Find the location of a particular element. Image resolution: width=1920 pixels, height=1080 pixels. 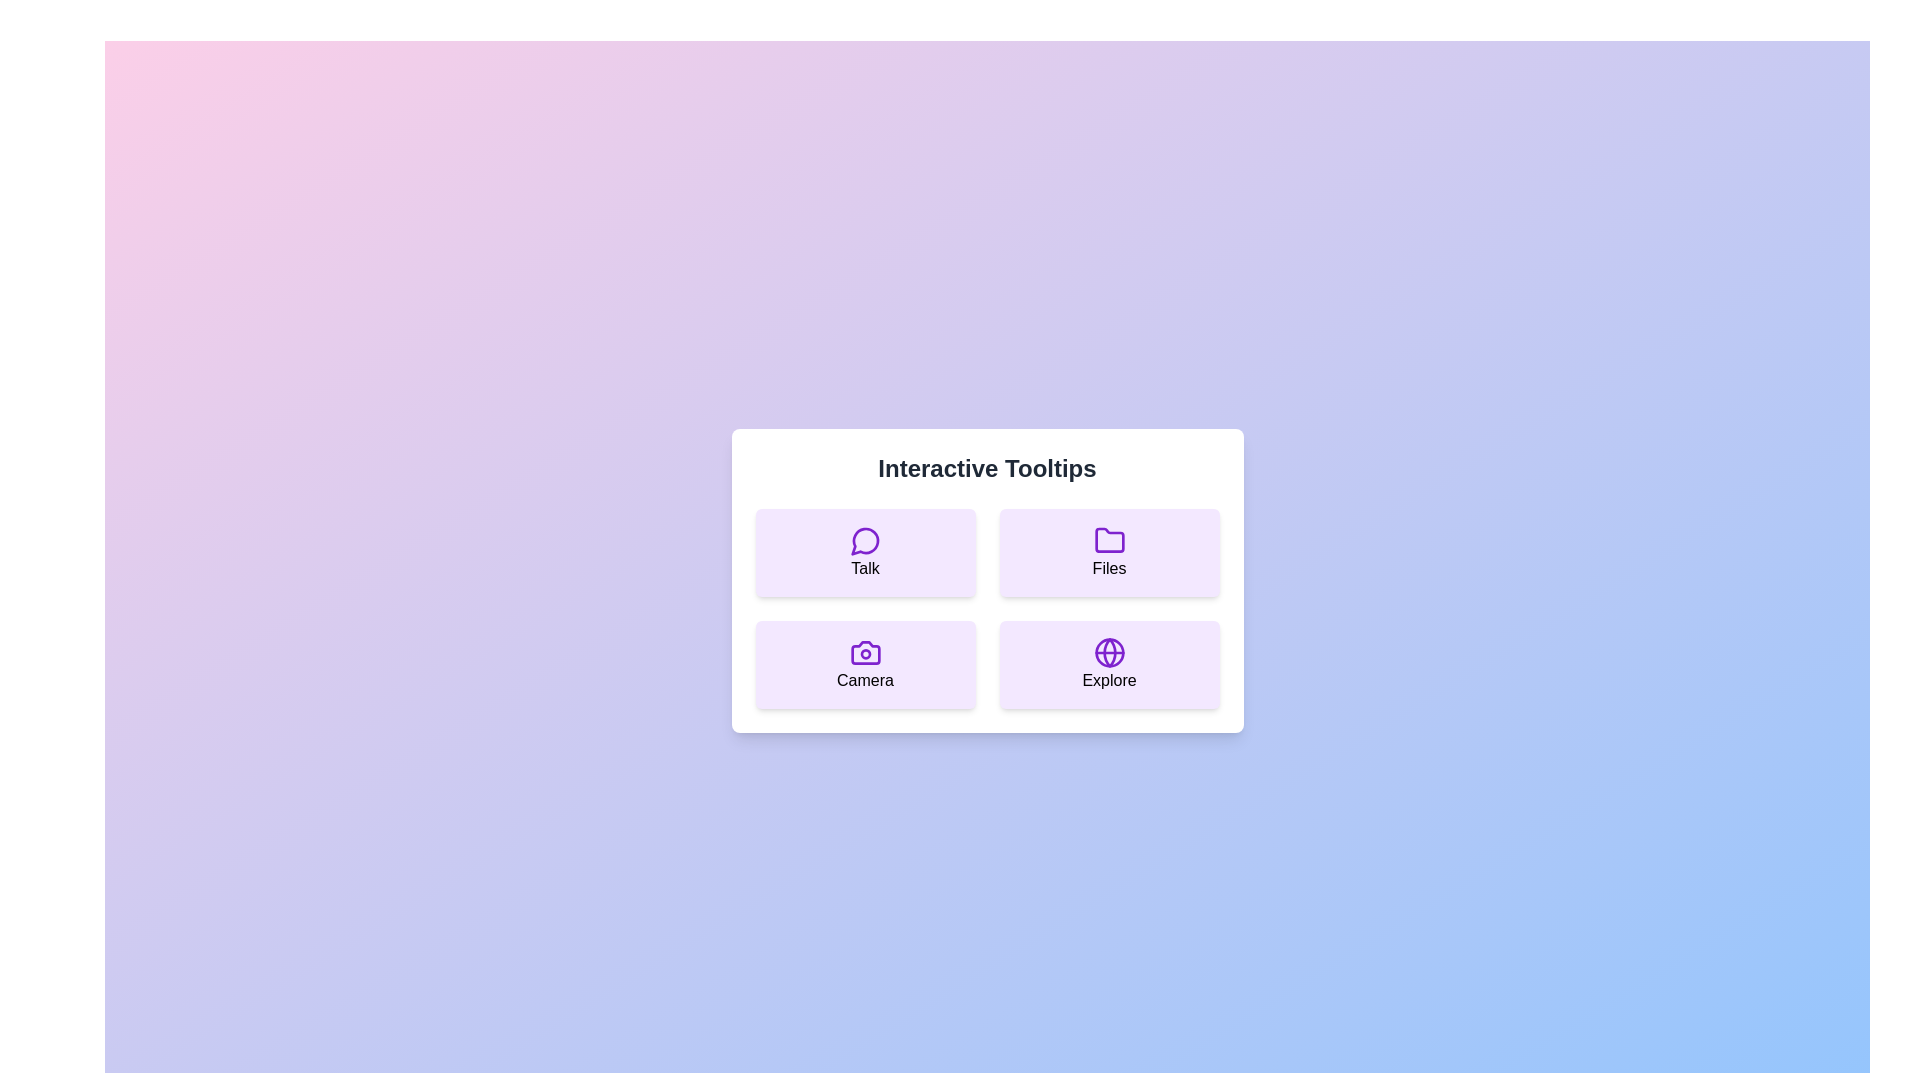

the purple stylized camera icon located in the uppermost position of the 'Camera' card in the lower left section of a 2x2 grid is located at coordinates (865, 652).